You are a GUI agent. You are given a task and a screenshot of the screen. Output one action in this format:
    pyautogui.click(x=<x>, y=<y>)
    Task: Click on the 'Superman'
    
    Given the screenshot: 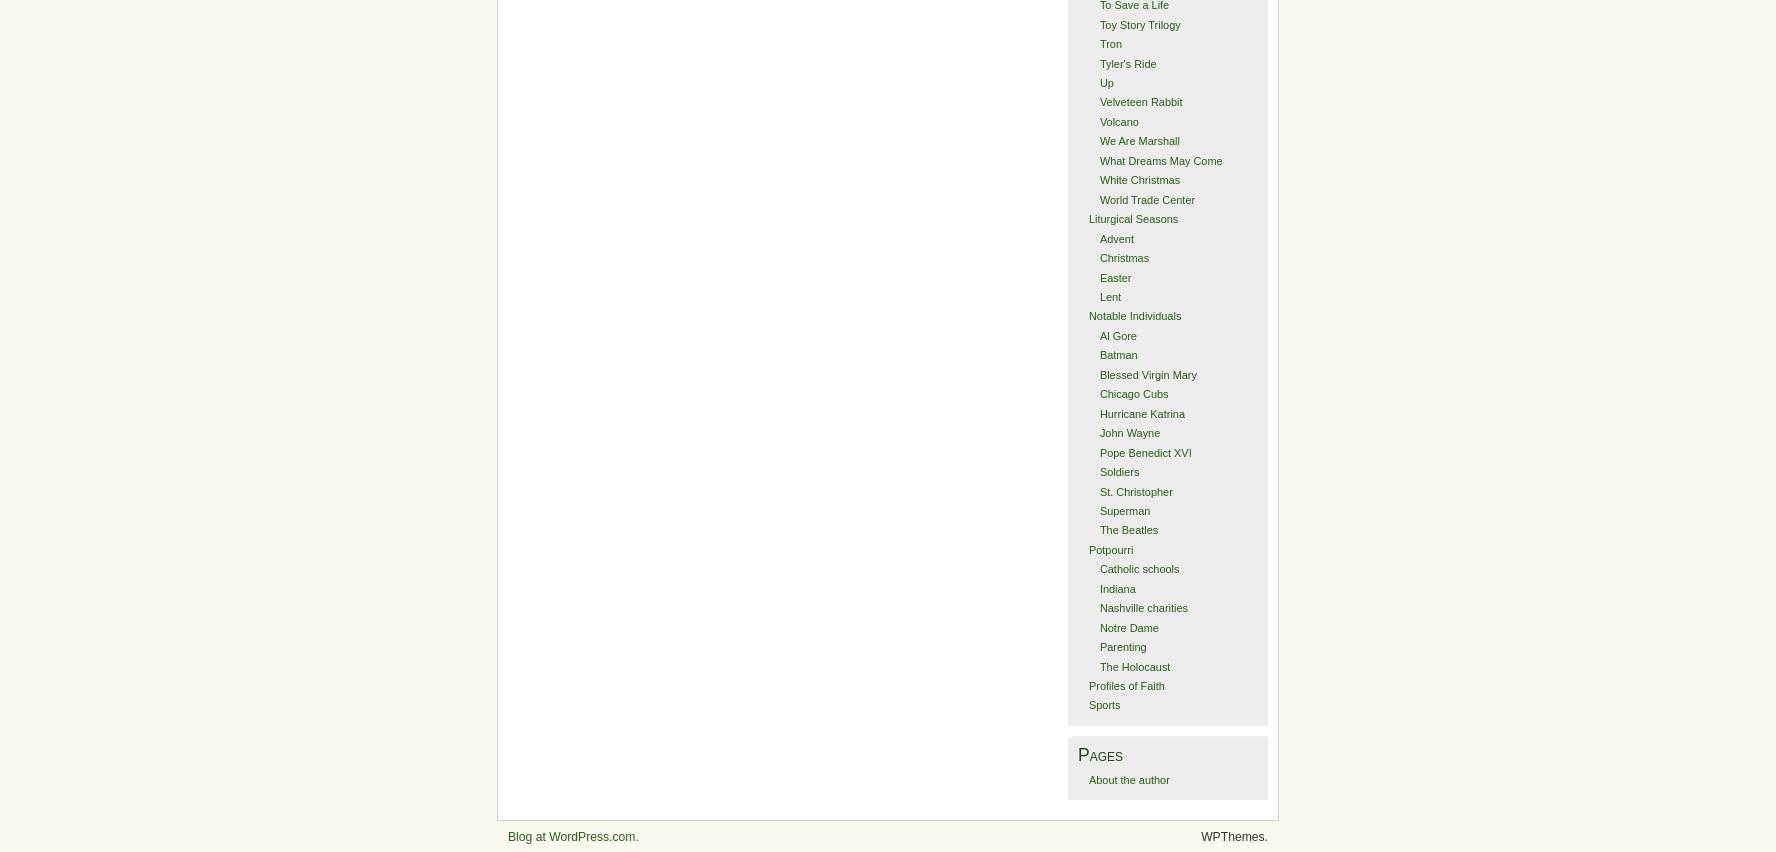 What is the action you would take?
    pyautogui.click(x=1124, y=509)
    